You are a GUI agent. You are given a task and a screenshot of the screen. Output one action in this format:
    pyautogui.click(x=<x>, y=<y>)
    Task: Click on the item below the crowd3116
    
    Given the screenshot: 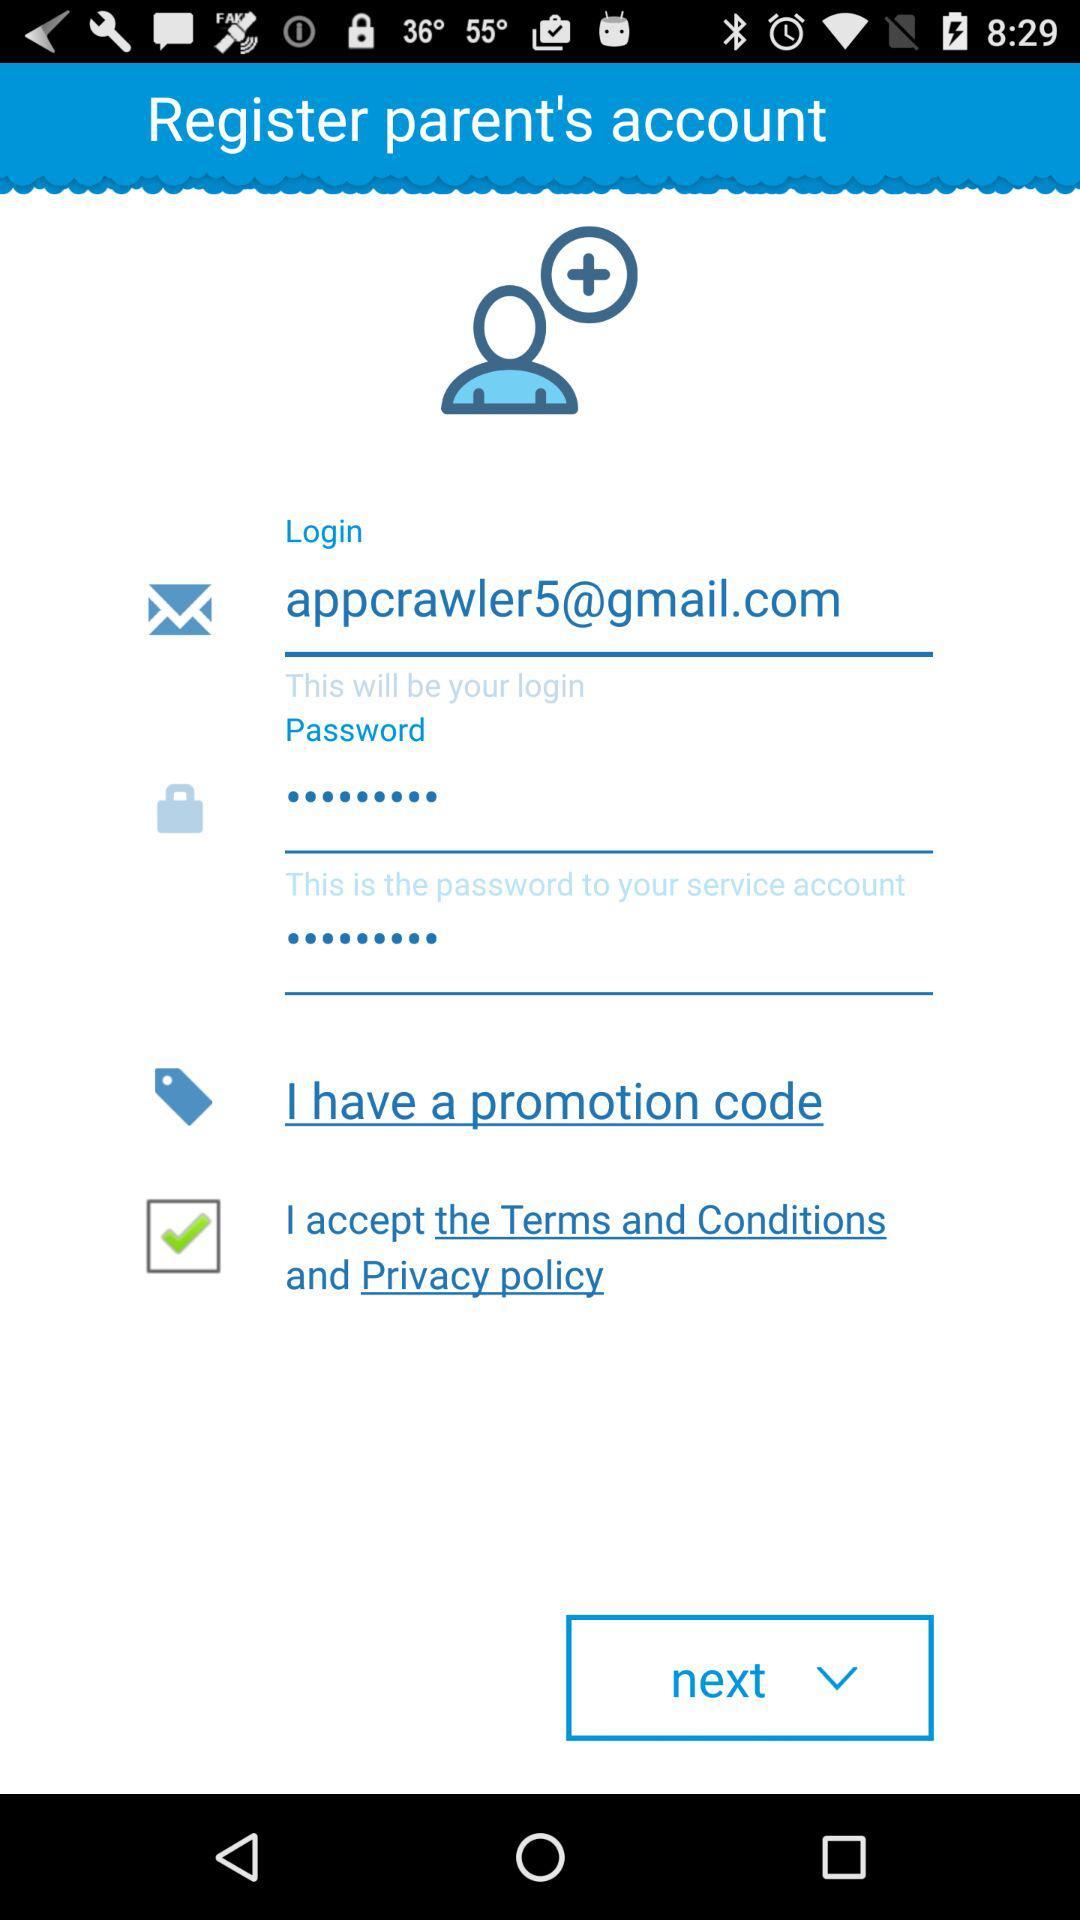 What is the action you would take?
    pyautogui.click(x=608, y=1095)
    